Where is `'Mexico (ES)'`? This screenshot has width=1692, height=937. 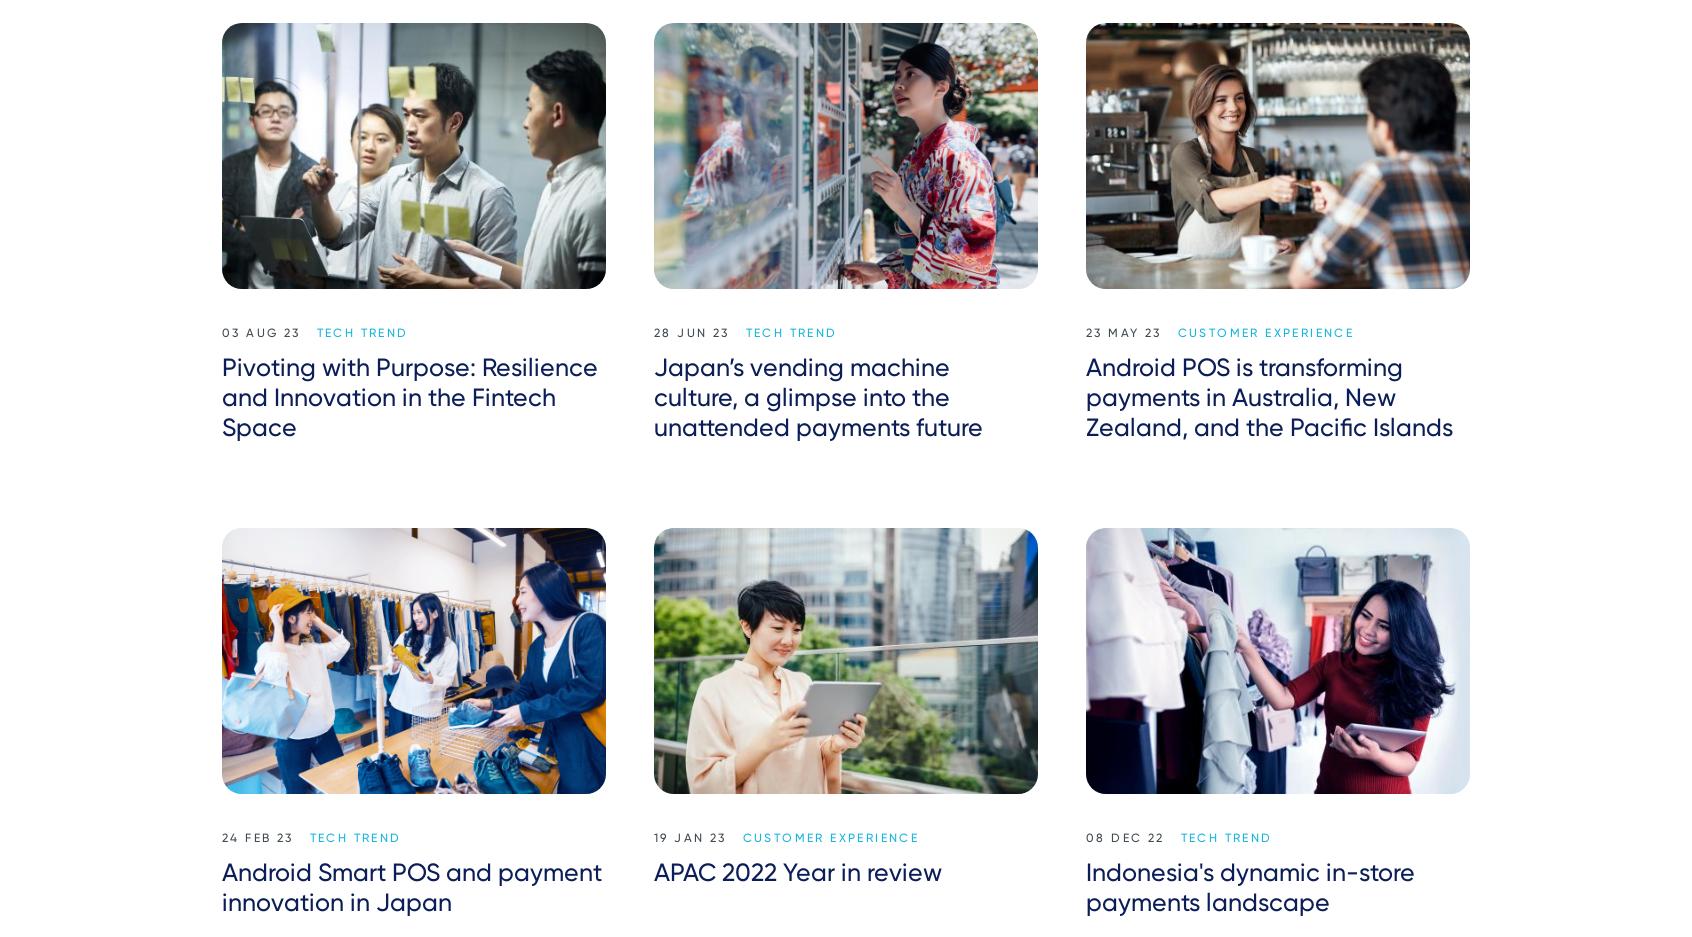 'Mexico (ES)' is located at coordinates (1301, 873).